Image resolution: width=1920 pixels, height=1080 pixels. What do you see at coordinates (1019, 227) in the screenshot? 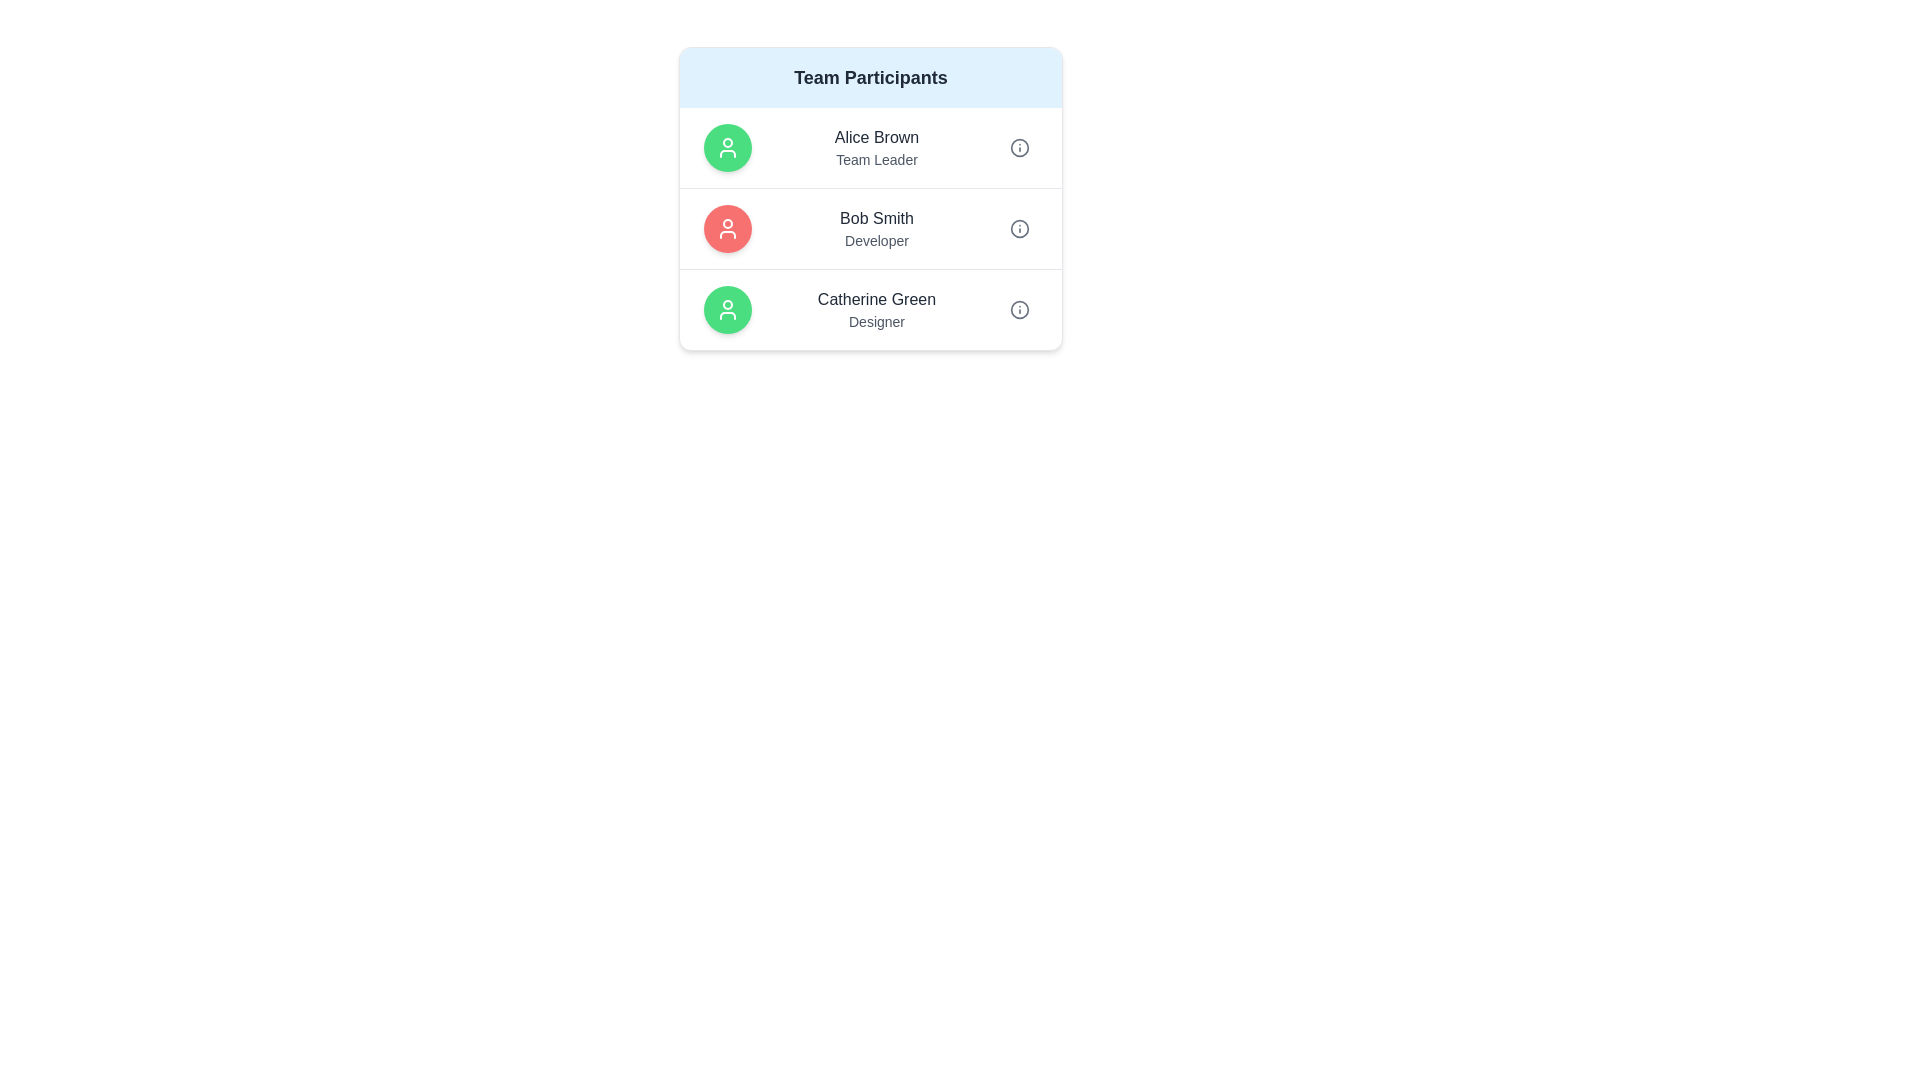
I see `the circular light gray icon button featuring an info symbol located to the right of the 'Bob Smith Developer' row in the 'Team Participants' section` at bounding box center [1019, 227].